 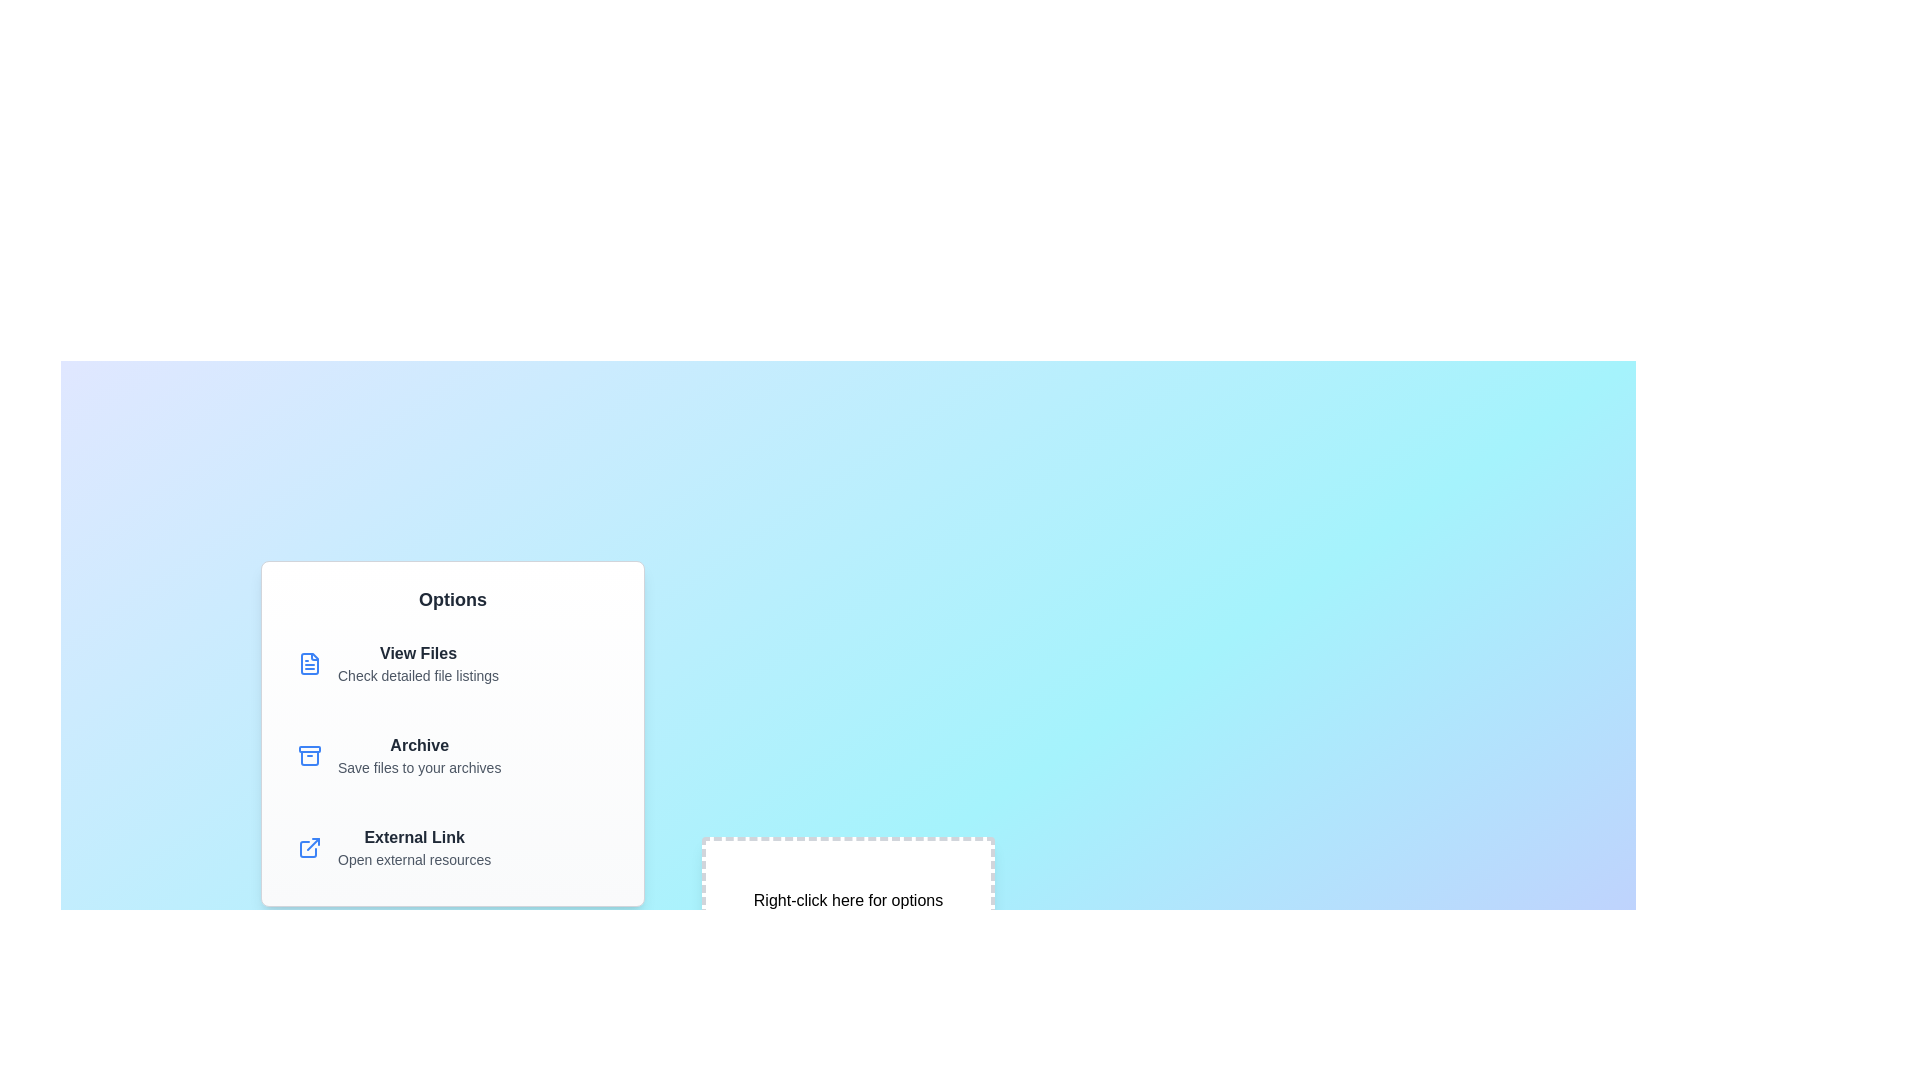 I want to click on the menu item 'View Files' to view its hover effect, so click(x=451, y=663).